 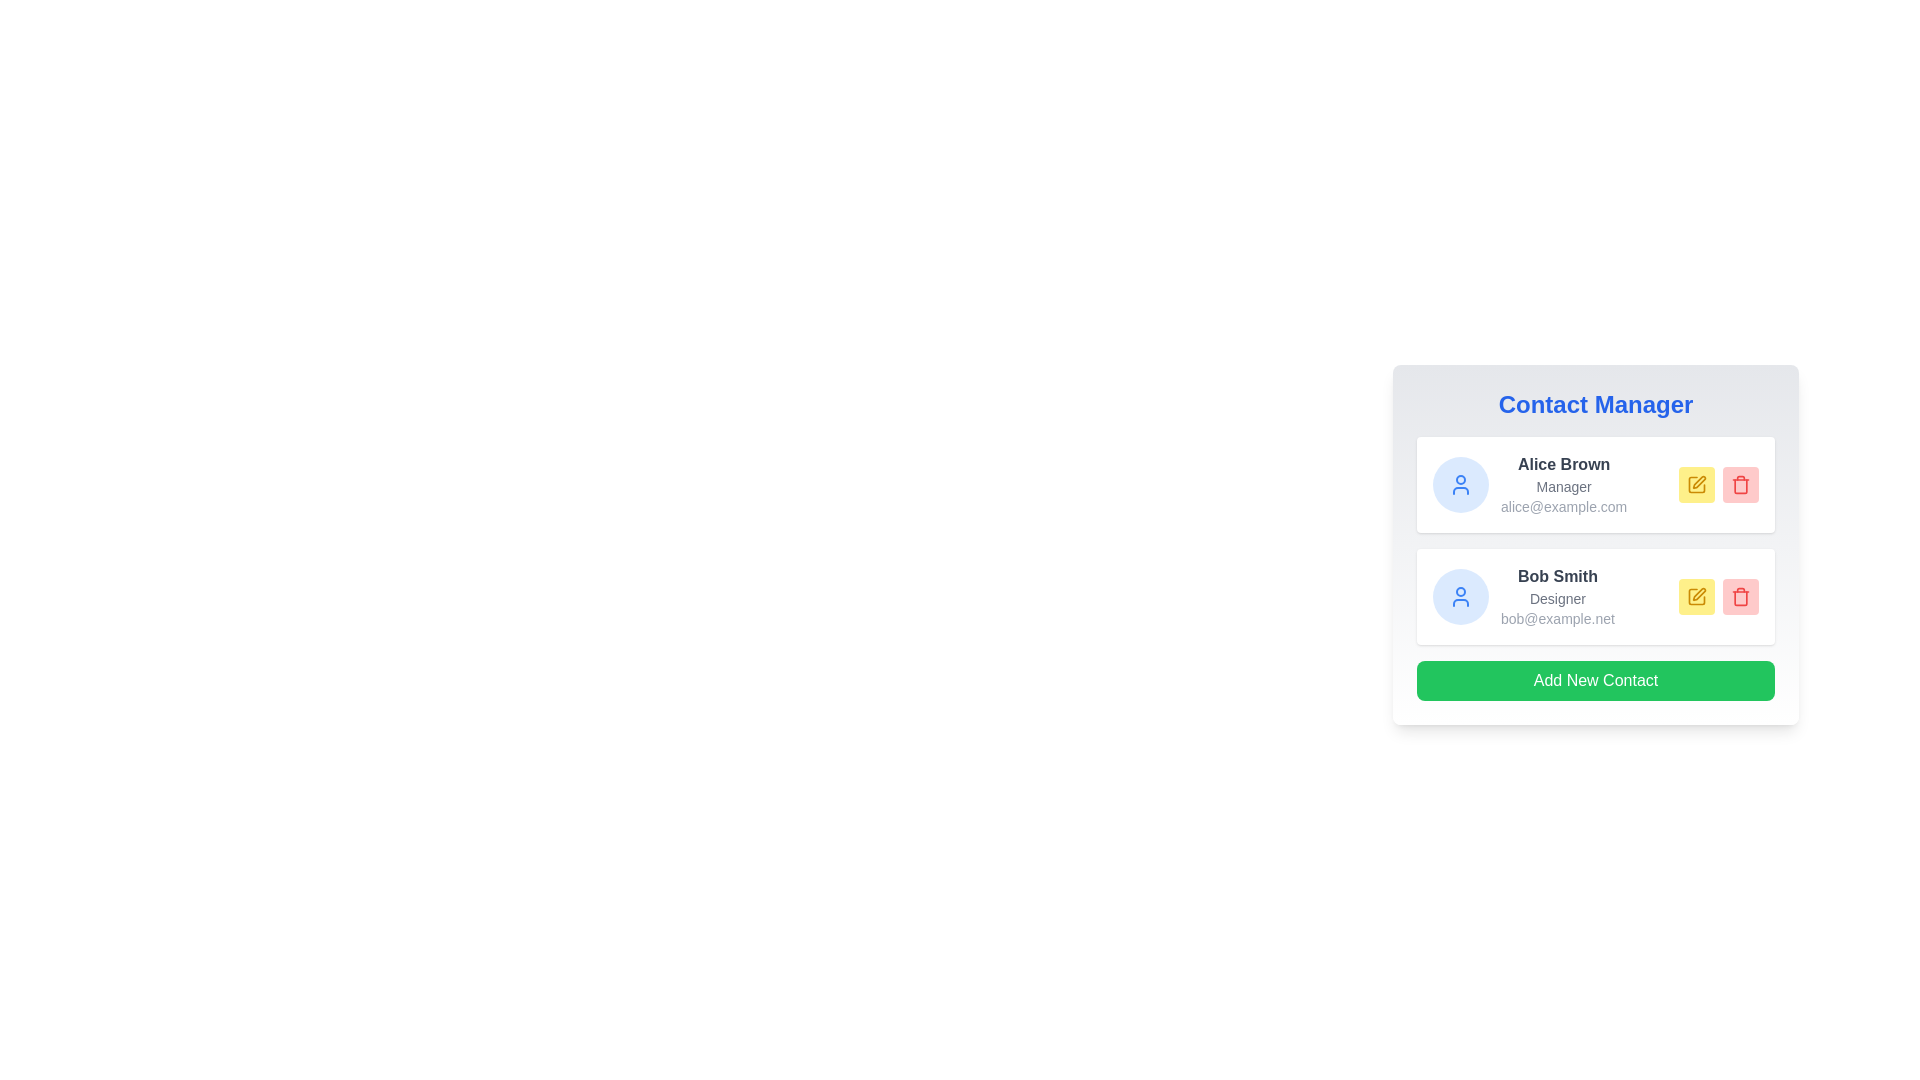 I want to click on the delete button for the Alice Brown contact, so click(x=1740, y=485).